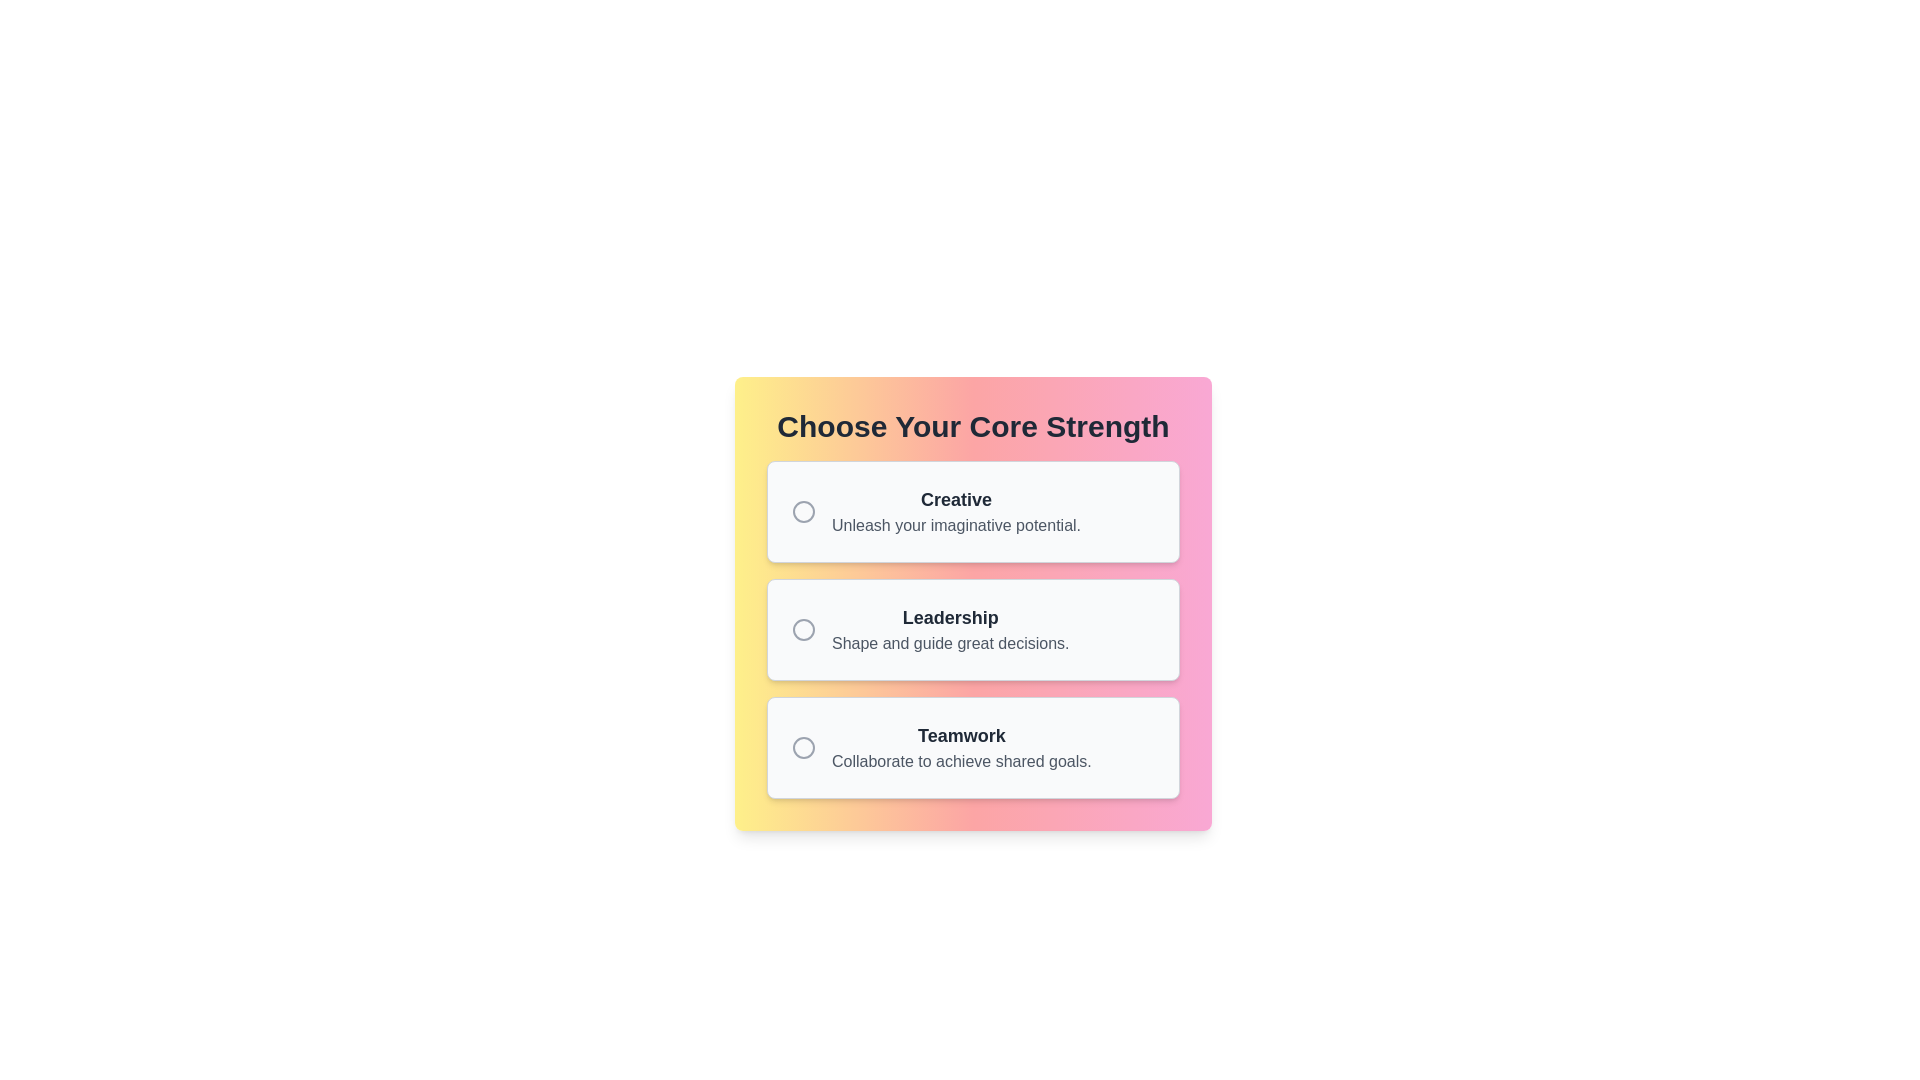 The image size is (1920, 1080). What do you see at coordinates (804, 511) in the screenshot?
I see `the circular radio button with a gray outline and white background located to the left of the 'Creative' text for potential visual feedback` at bounding box center [804, 511].